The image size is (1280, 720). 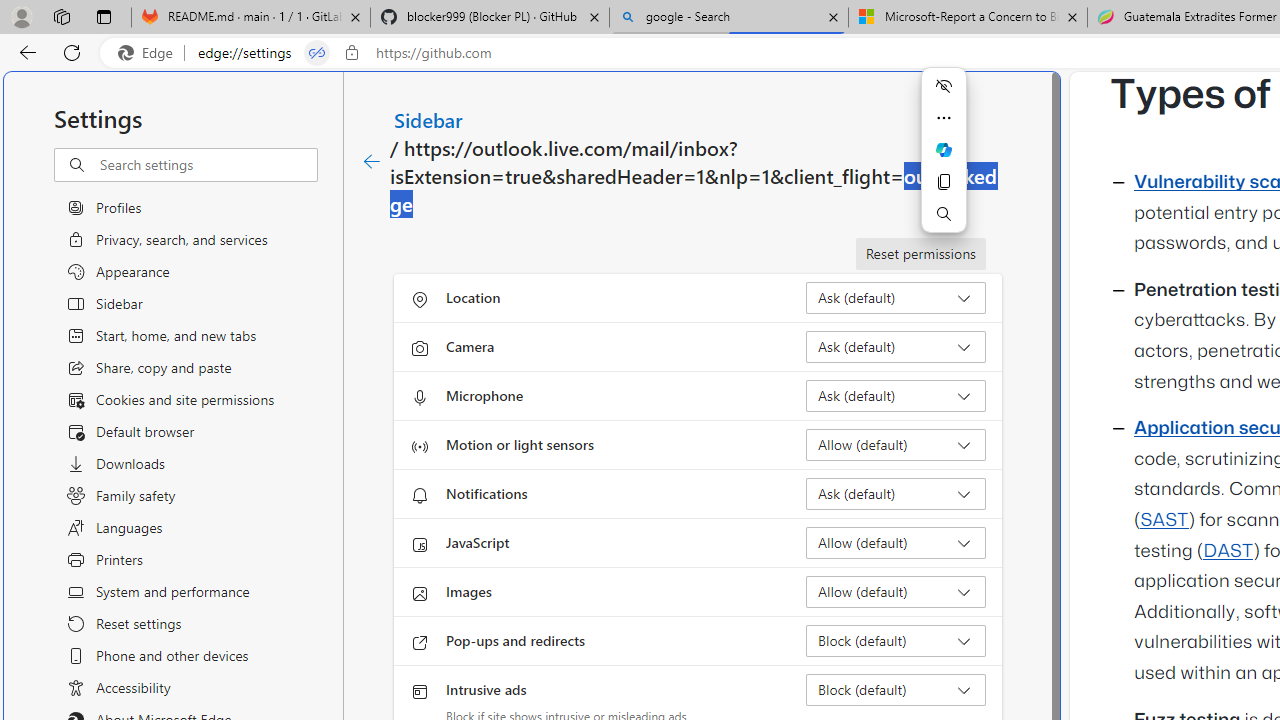 What do you see at coordinates (895, 396) in the screenshot?
I see `'Microphone Ask (default)'` at bounding box center [895, 396].